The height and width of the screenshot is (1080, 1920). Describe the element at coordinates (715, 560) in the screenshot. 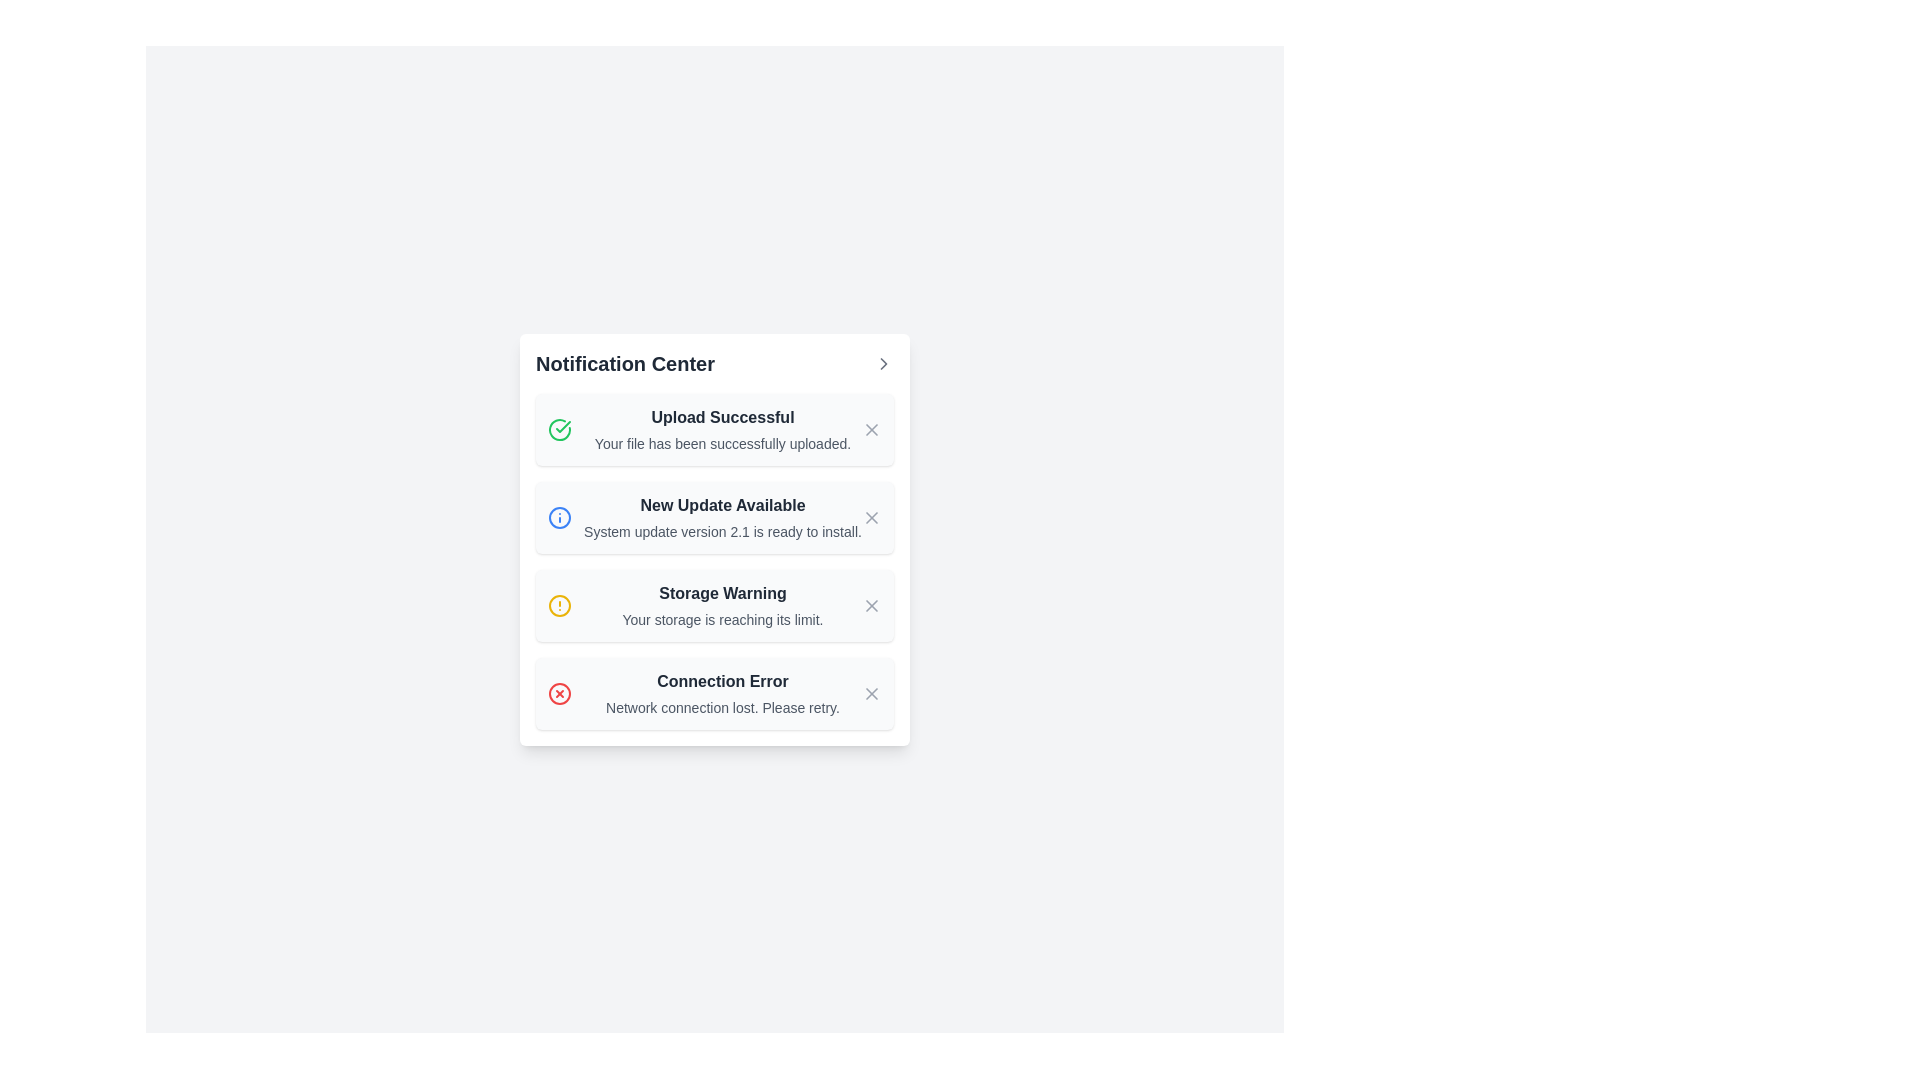

I see `the notification titled 'New Update Available' within the 'Notification Center' card, which is the second notification among four, displaying a message about a system update` at that location.